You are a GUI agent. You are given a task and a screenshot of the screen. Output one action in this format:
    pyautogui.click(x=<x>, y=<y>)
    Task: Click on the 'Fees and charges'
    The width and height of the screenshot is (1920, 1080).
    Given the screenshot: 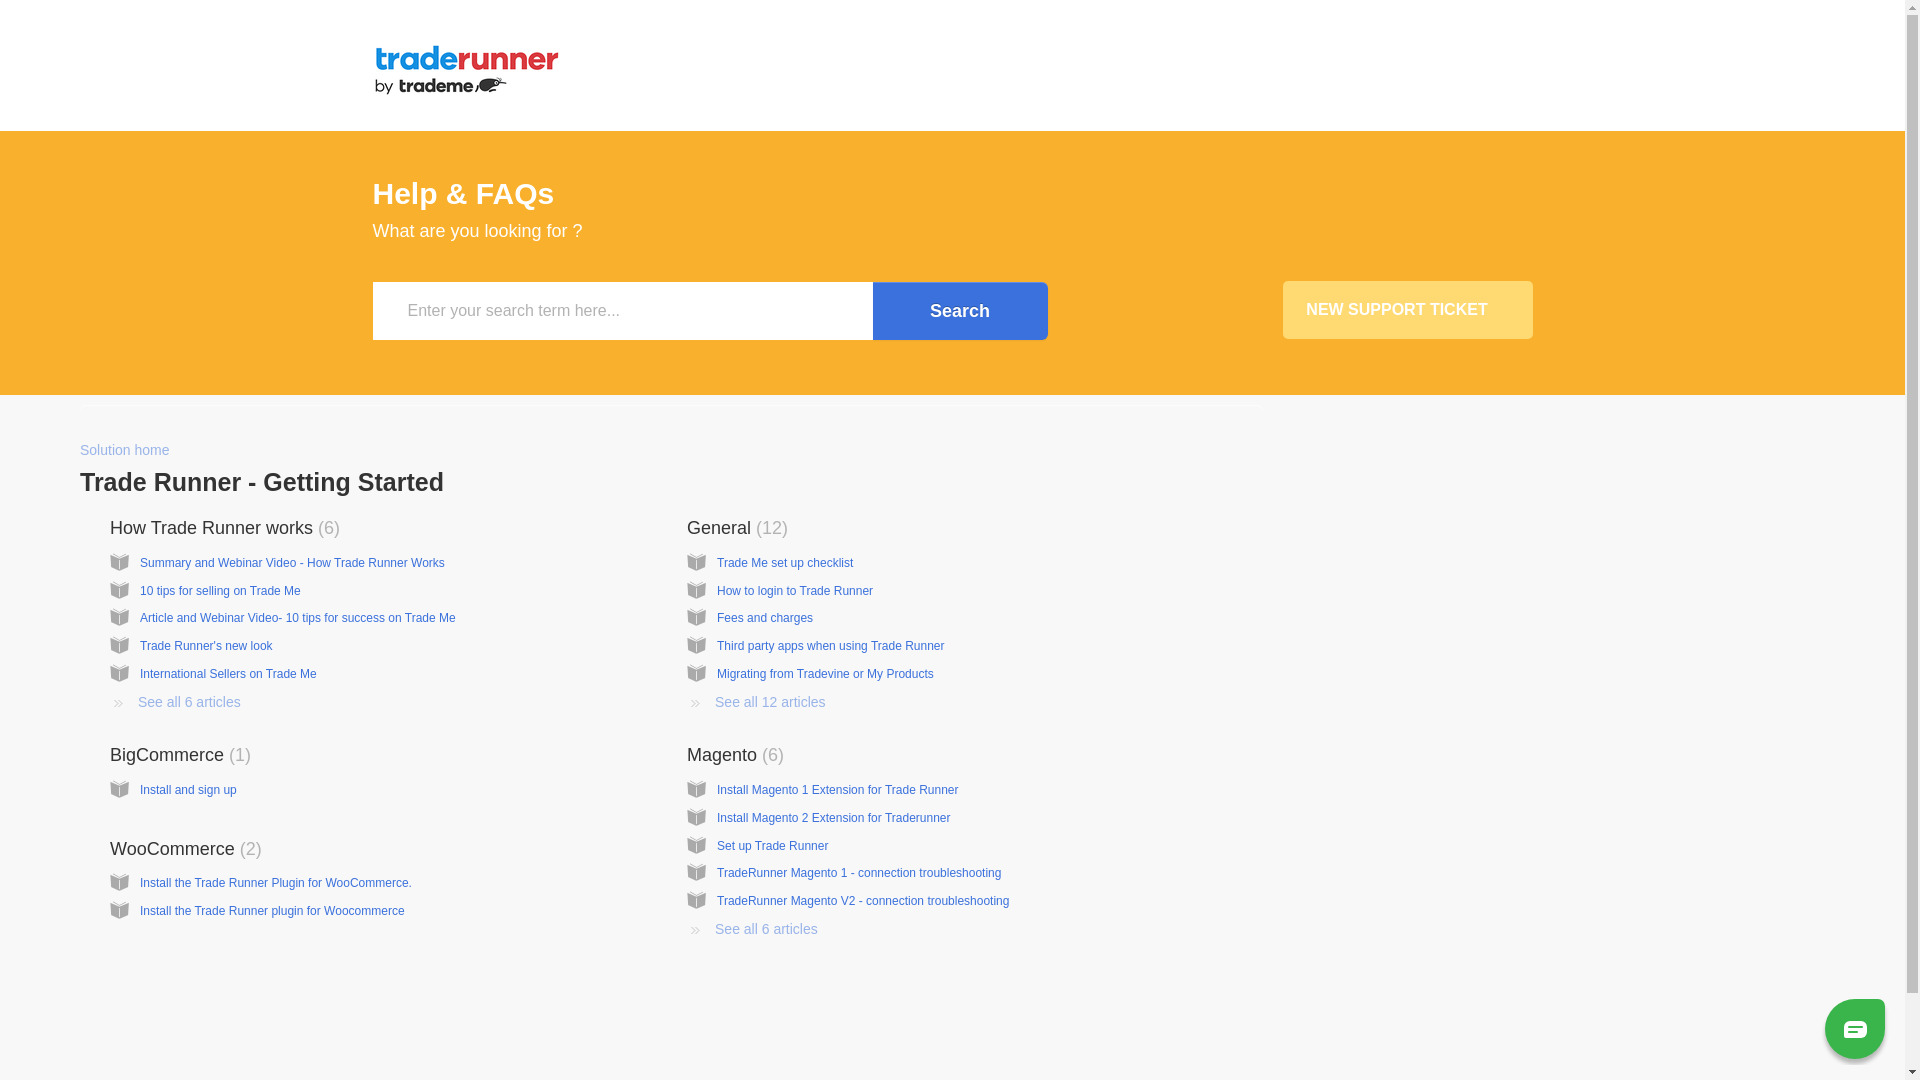 What is the action you would take?
    pyautogui.click(x=763, y=616)
    